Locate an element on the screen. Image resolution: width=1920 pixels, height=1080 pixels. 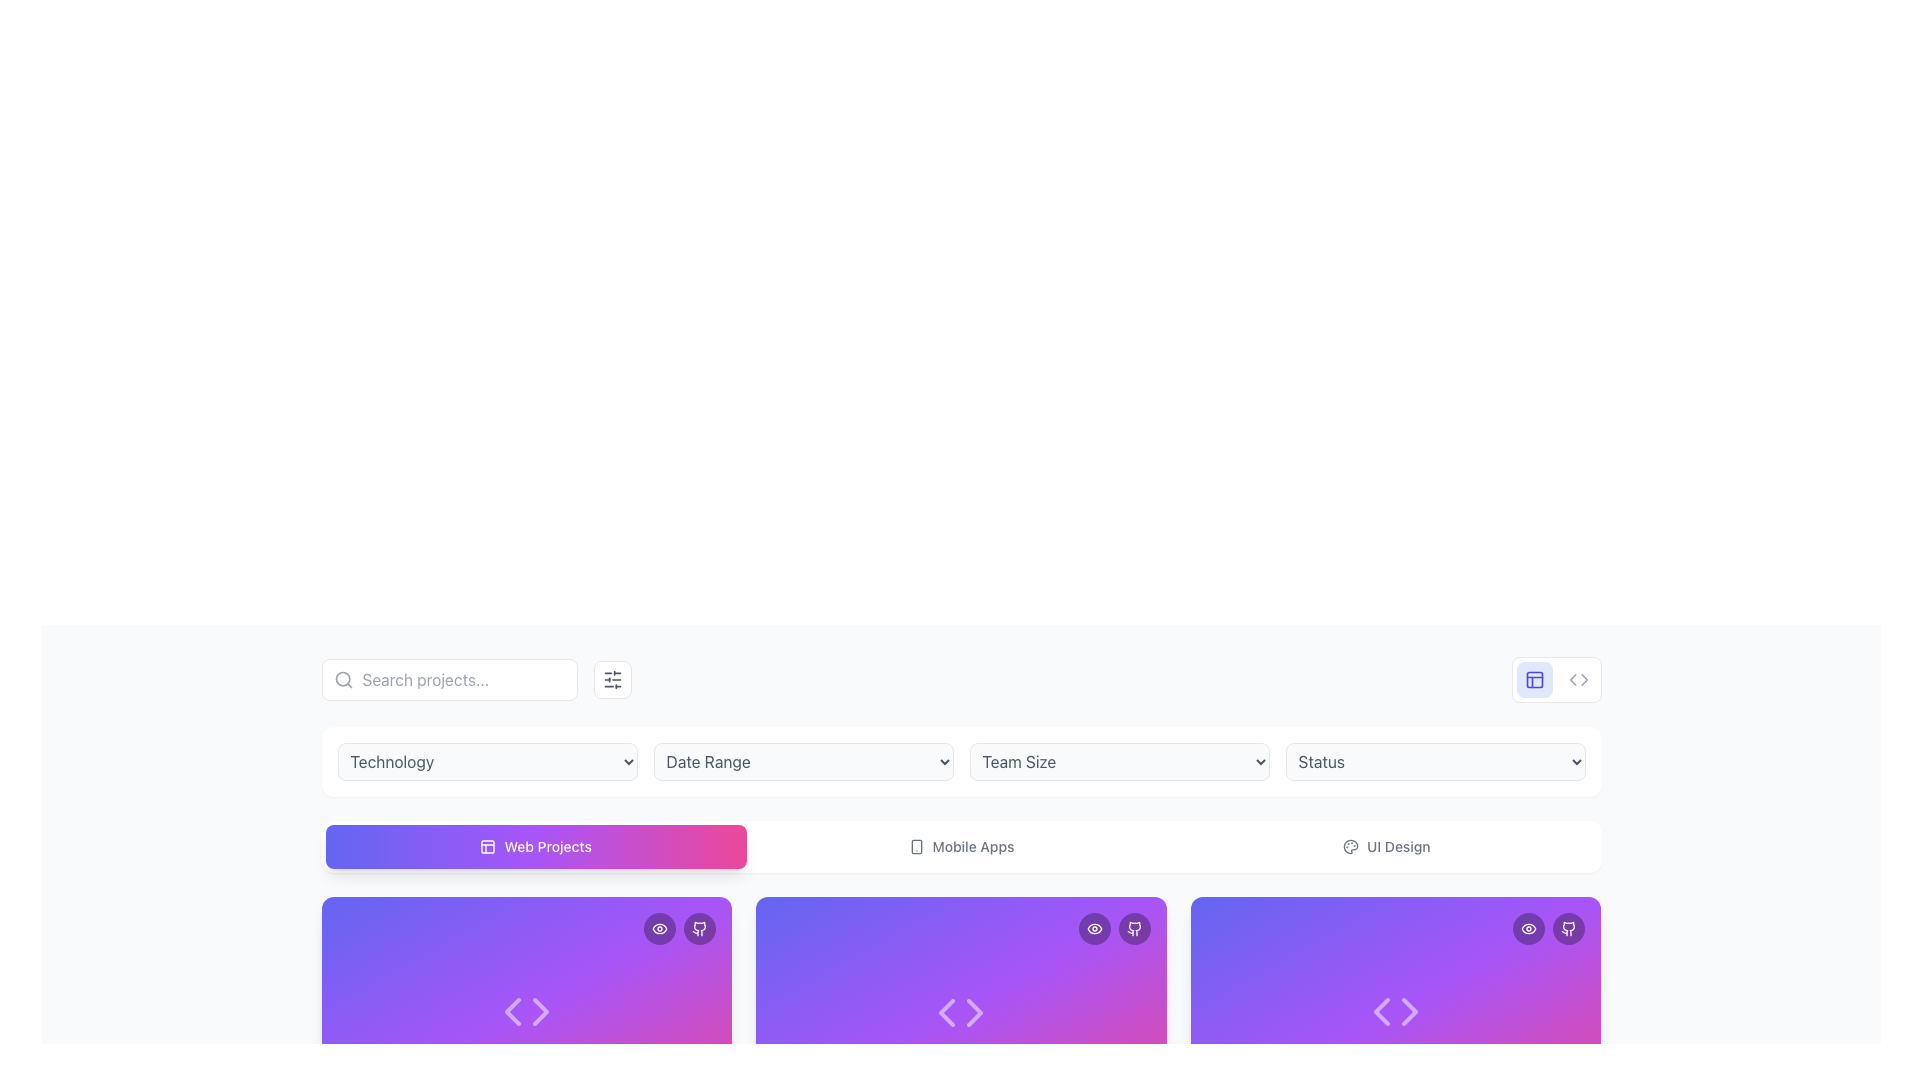
the right-side portion of the code symbol icon located near the upper-right corner of the interface, to the left of a similar triangular shape is located at coordinates (1583, 678).